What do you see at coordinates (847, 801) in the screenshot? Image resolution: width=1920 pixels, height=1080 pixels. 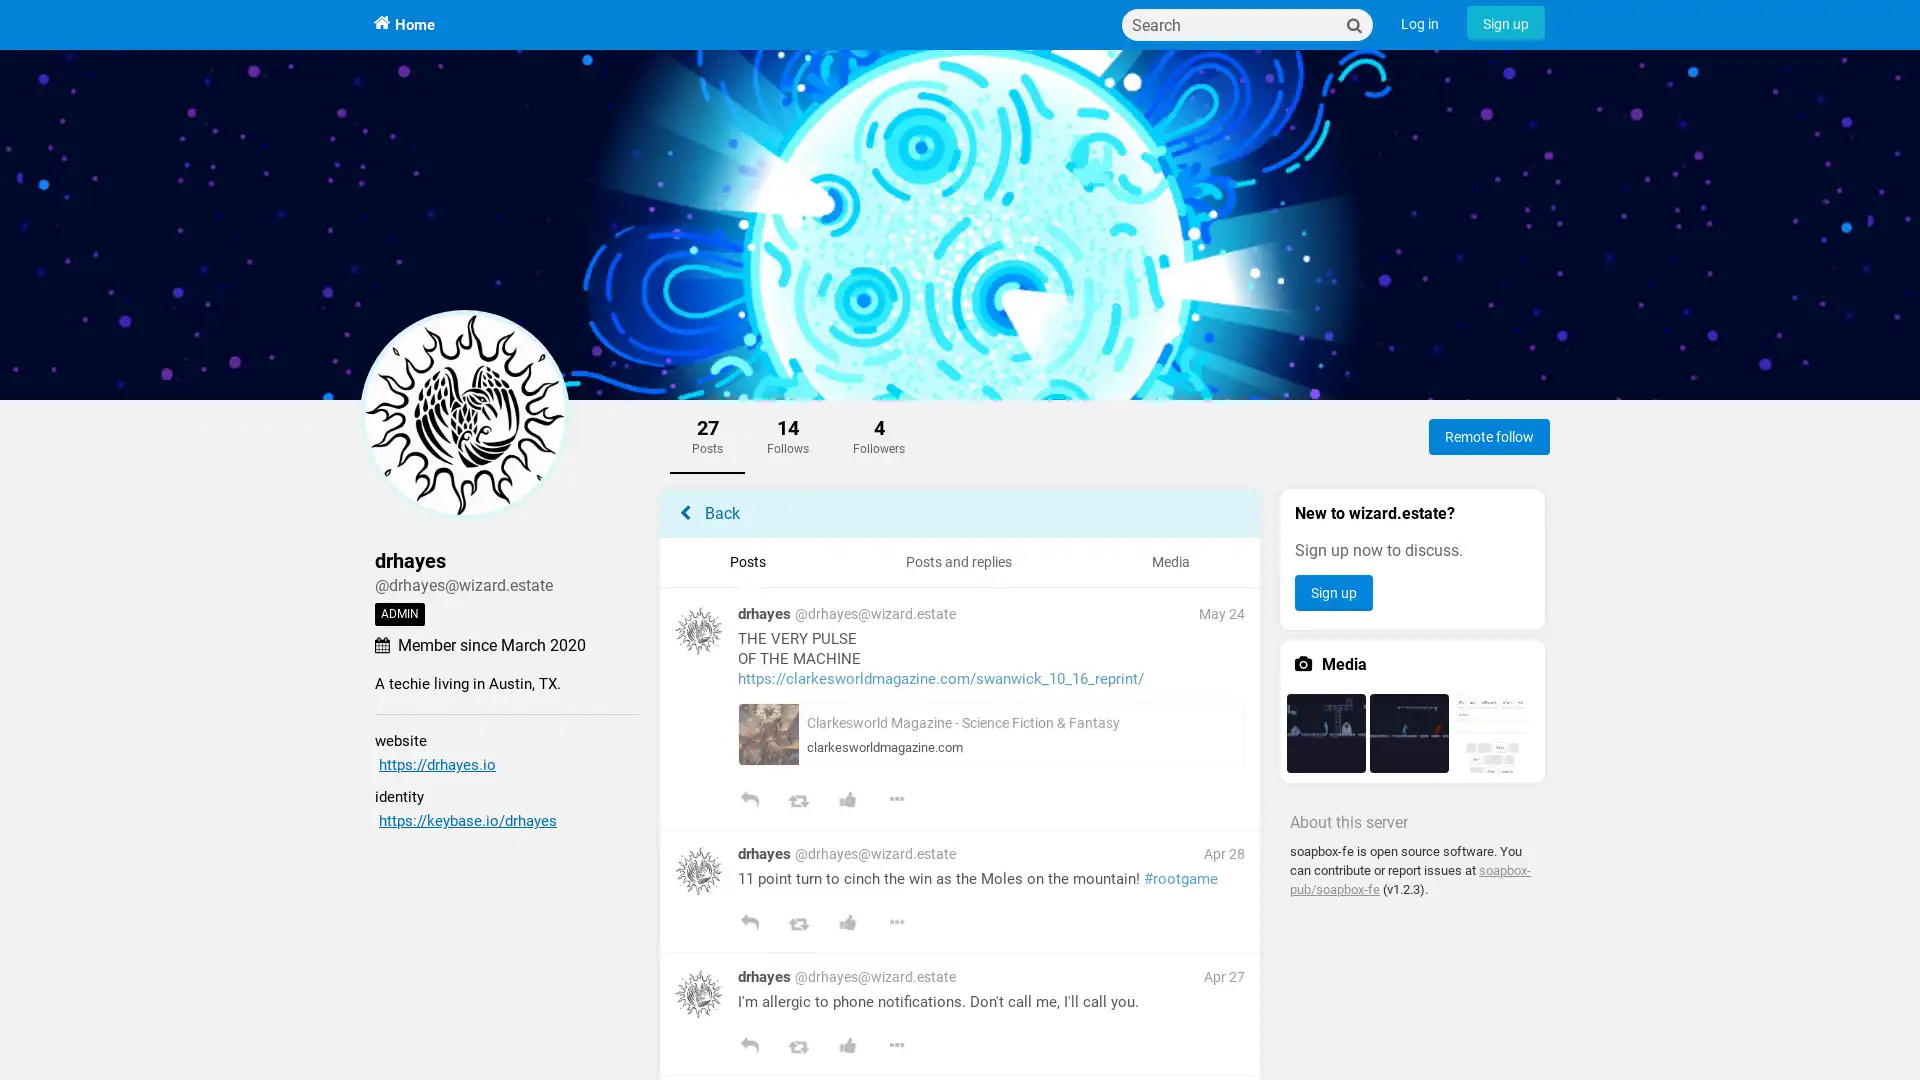 I see `Like` at bounding box center [847, 801].